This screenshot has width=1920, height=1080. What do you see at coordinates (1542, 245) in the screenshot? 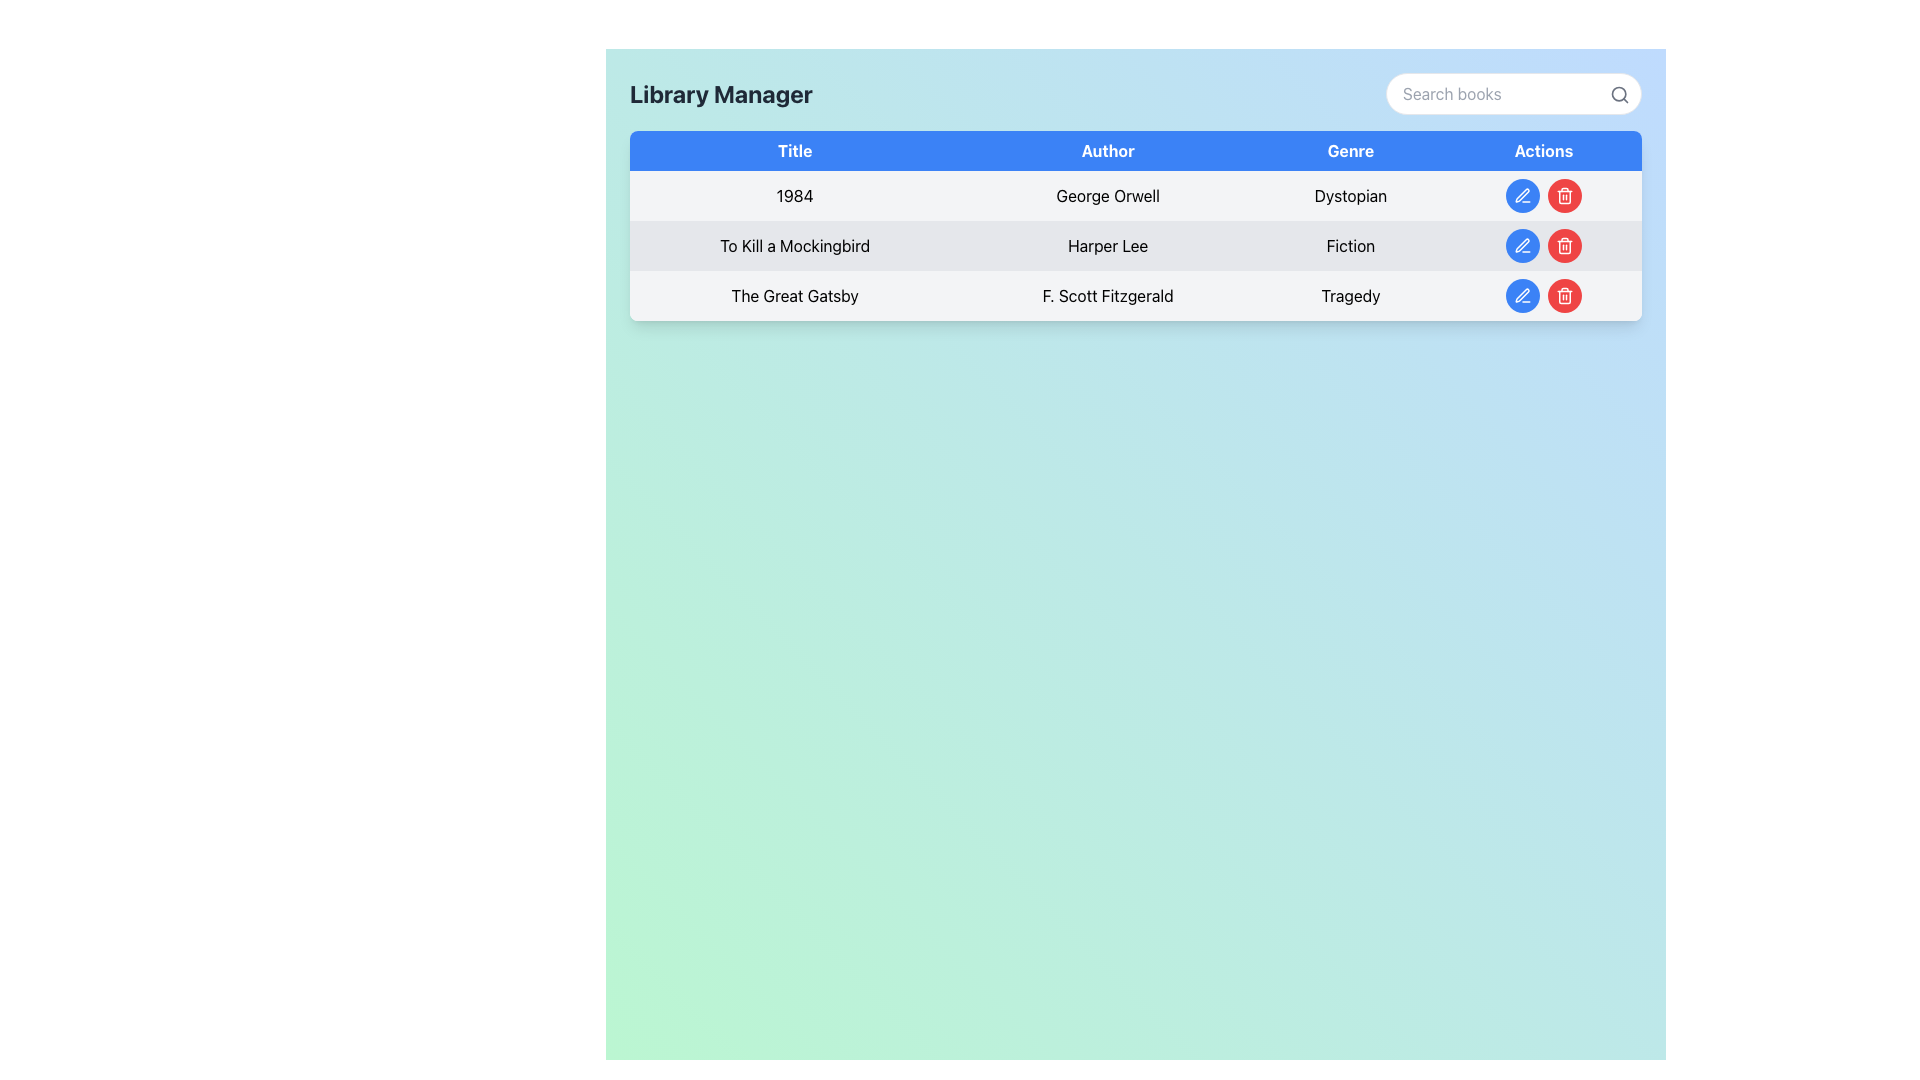
I see `the button group consisting of 'Edit' and 'Delete' buttons in the Actions column for the book 'To Kill a Mockingbird'` at bounding box center [1542, 245].